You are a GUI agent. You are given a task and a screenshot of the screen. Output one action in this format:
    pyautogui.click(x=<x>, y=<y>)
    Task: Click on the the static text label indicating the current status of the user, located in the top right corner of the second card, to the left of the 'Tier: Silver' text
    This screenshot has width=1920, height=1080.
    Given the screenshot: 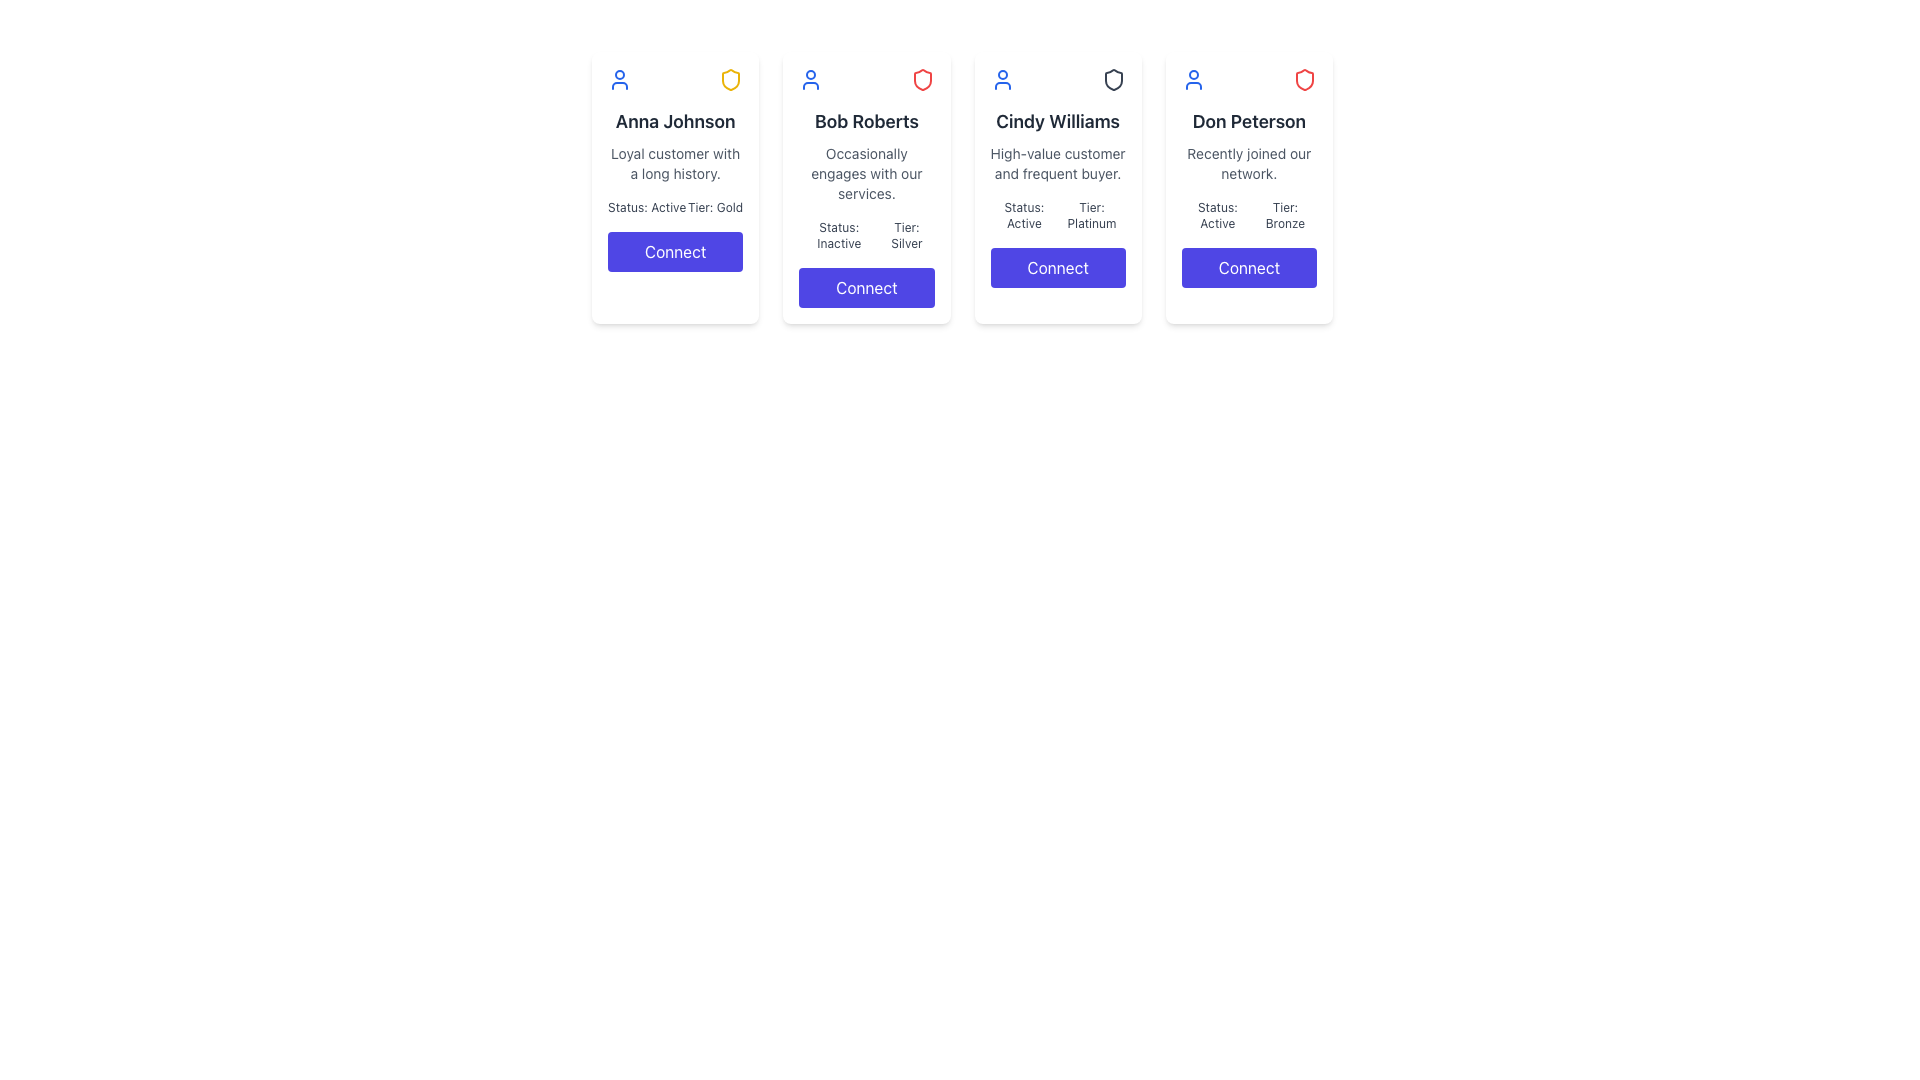 What is the action you would take?
    pyautogui.click(x=839, y=234)
    